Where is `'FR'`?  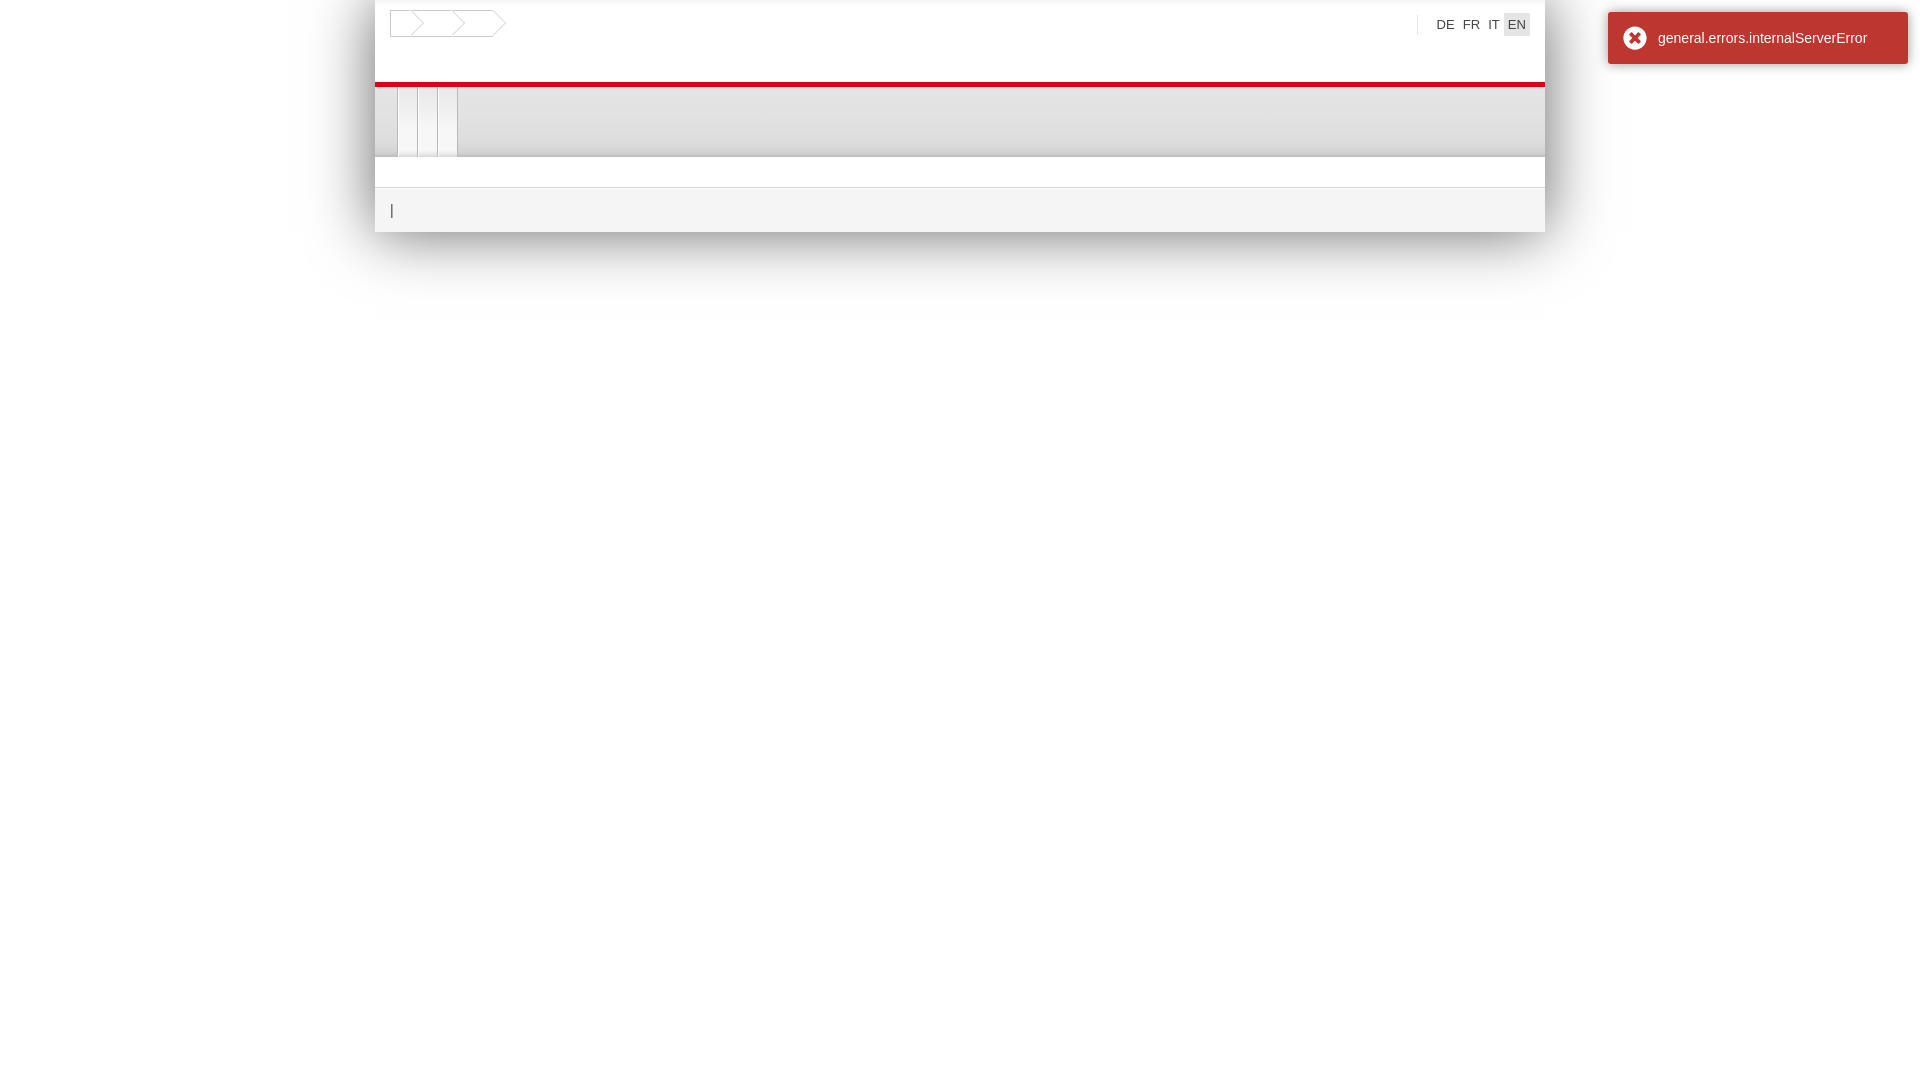 'FR' is located at coordinates (1459, 24).